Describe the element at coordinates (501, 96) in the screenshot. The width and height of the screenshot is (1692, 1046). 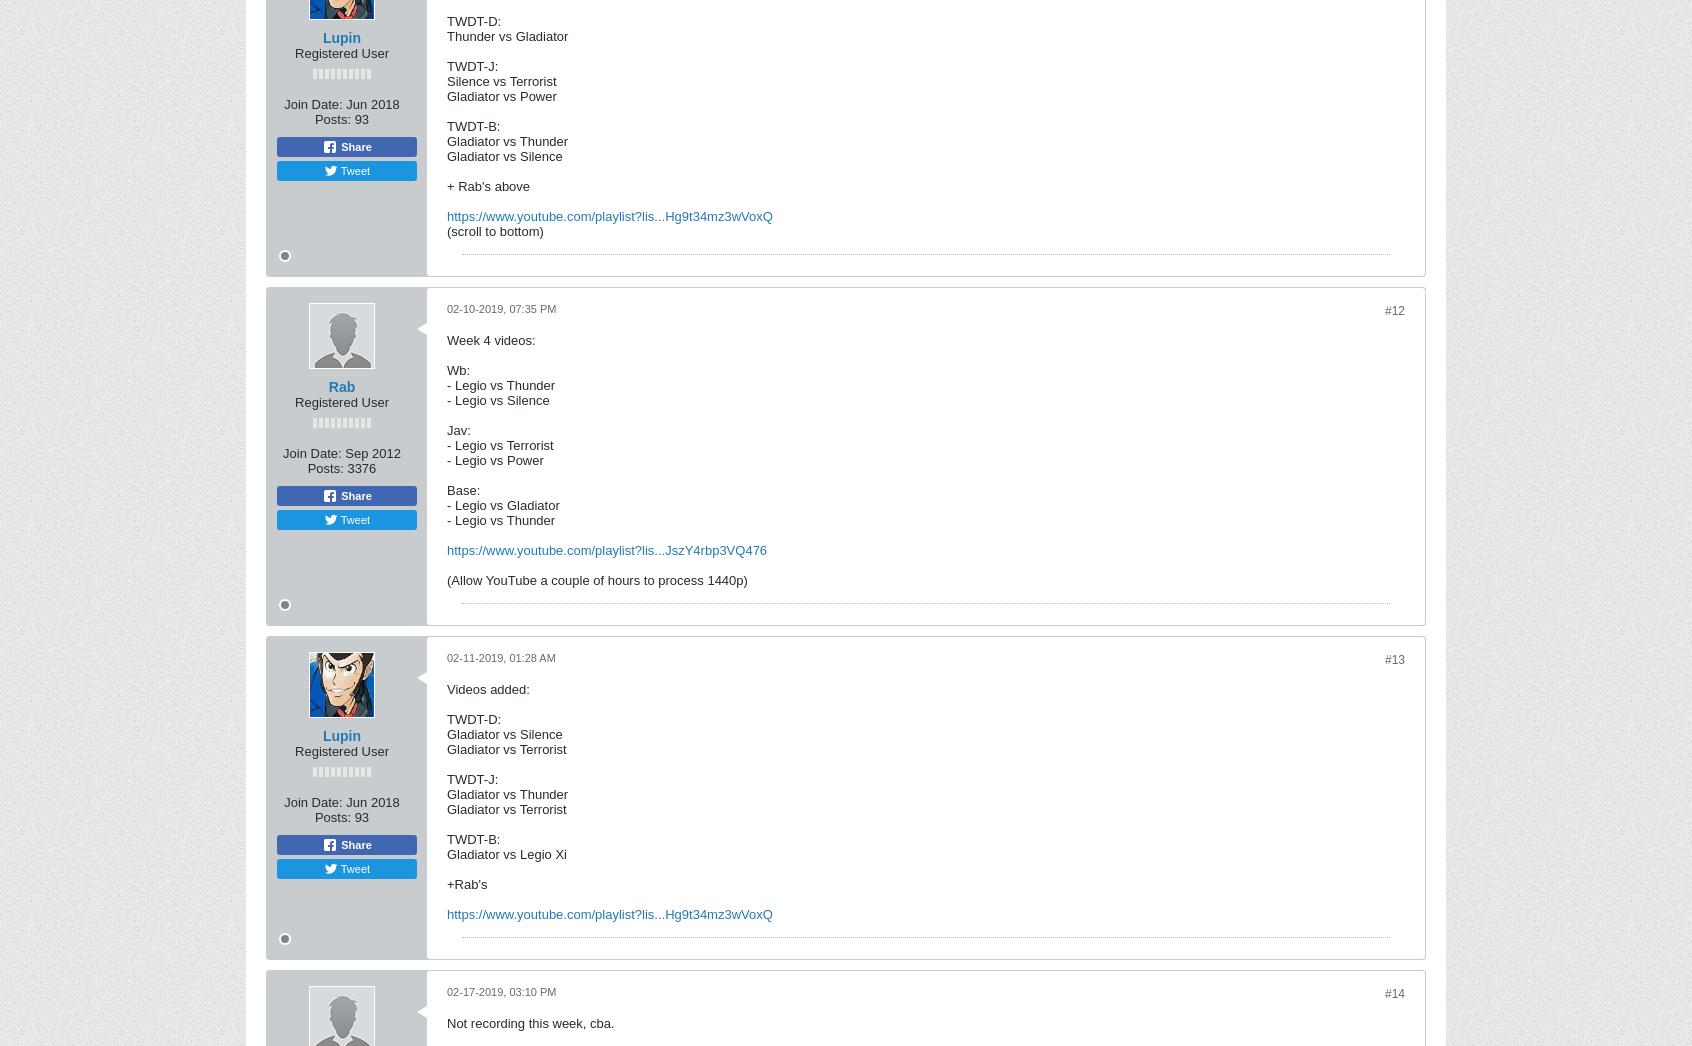
I see `'Gladiator vs Power'` at that location.